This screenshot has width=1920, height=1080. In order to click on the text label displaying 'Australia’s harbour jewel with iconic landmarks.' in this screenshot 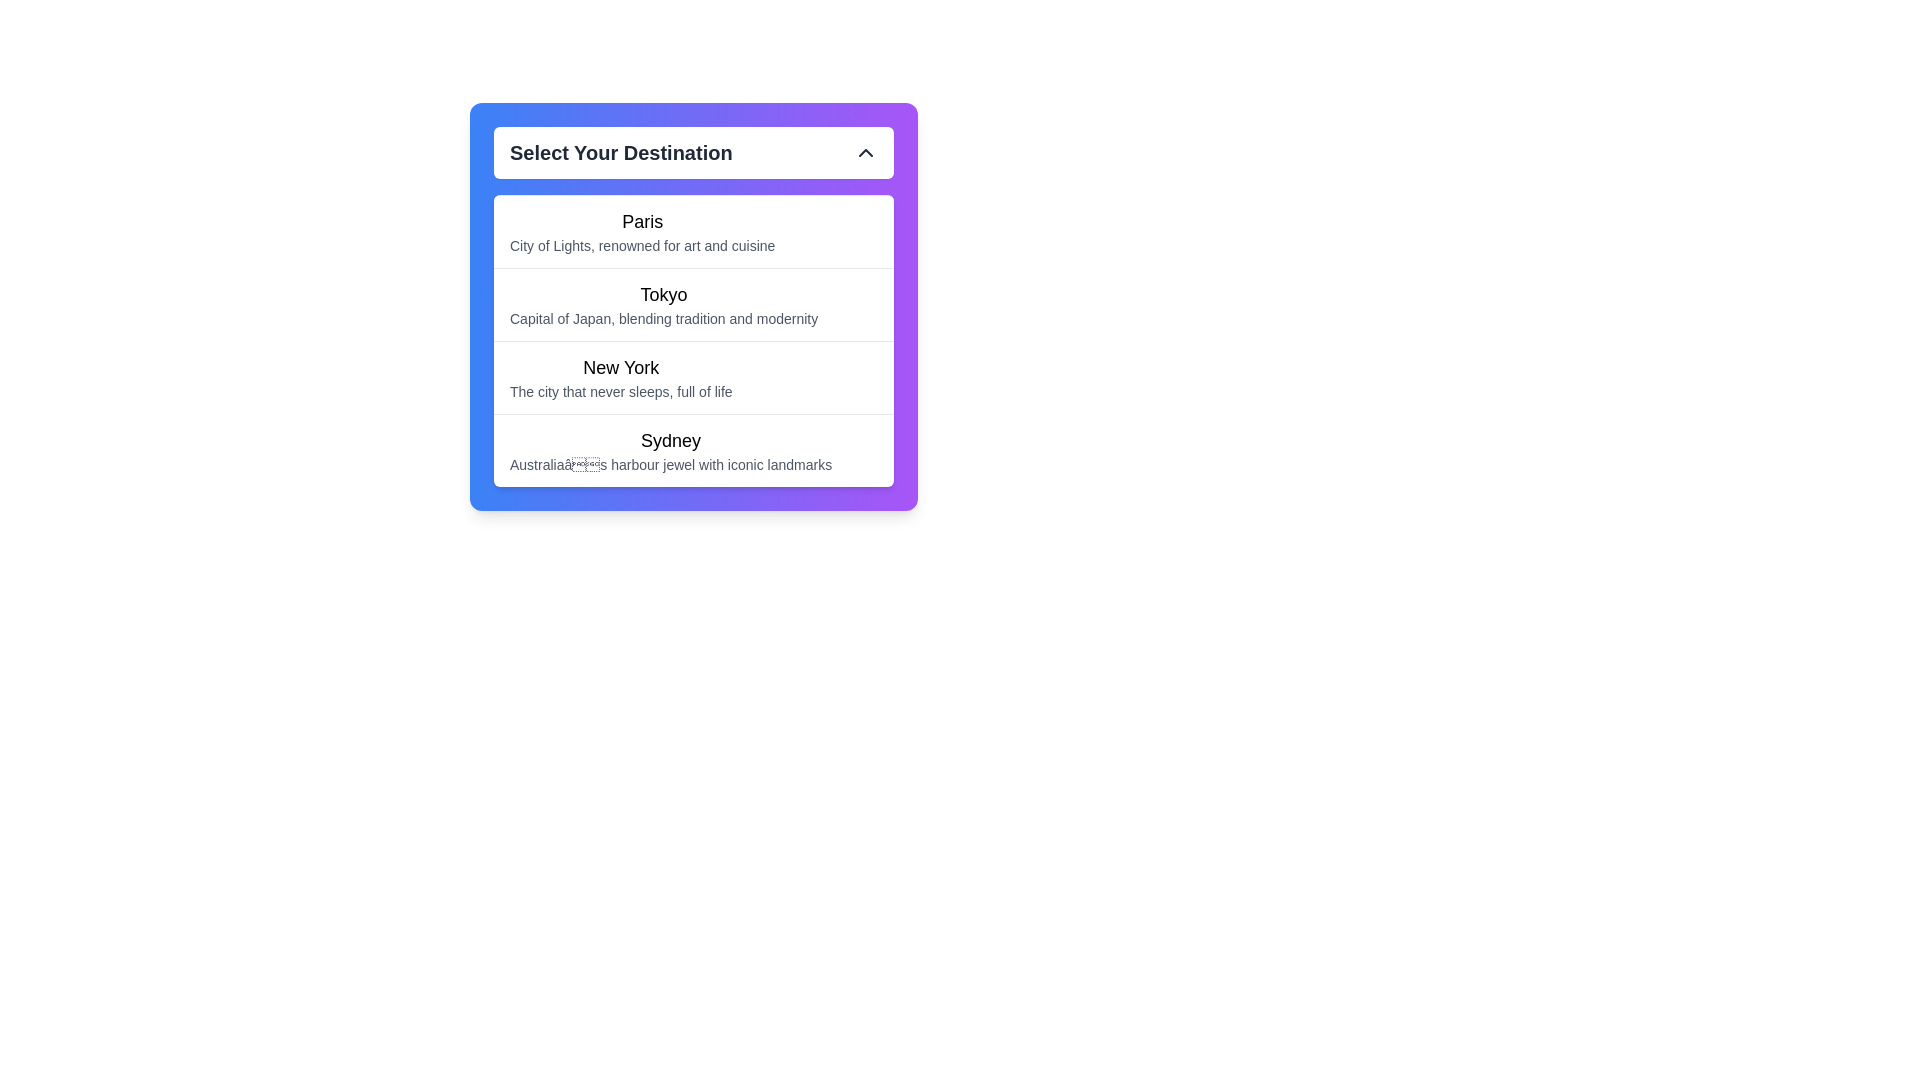, I will do `click(671, 465)`.